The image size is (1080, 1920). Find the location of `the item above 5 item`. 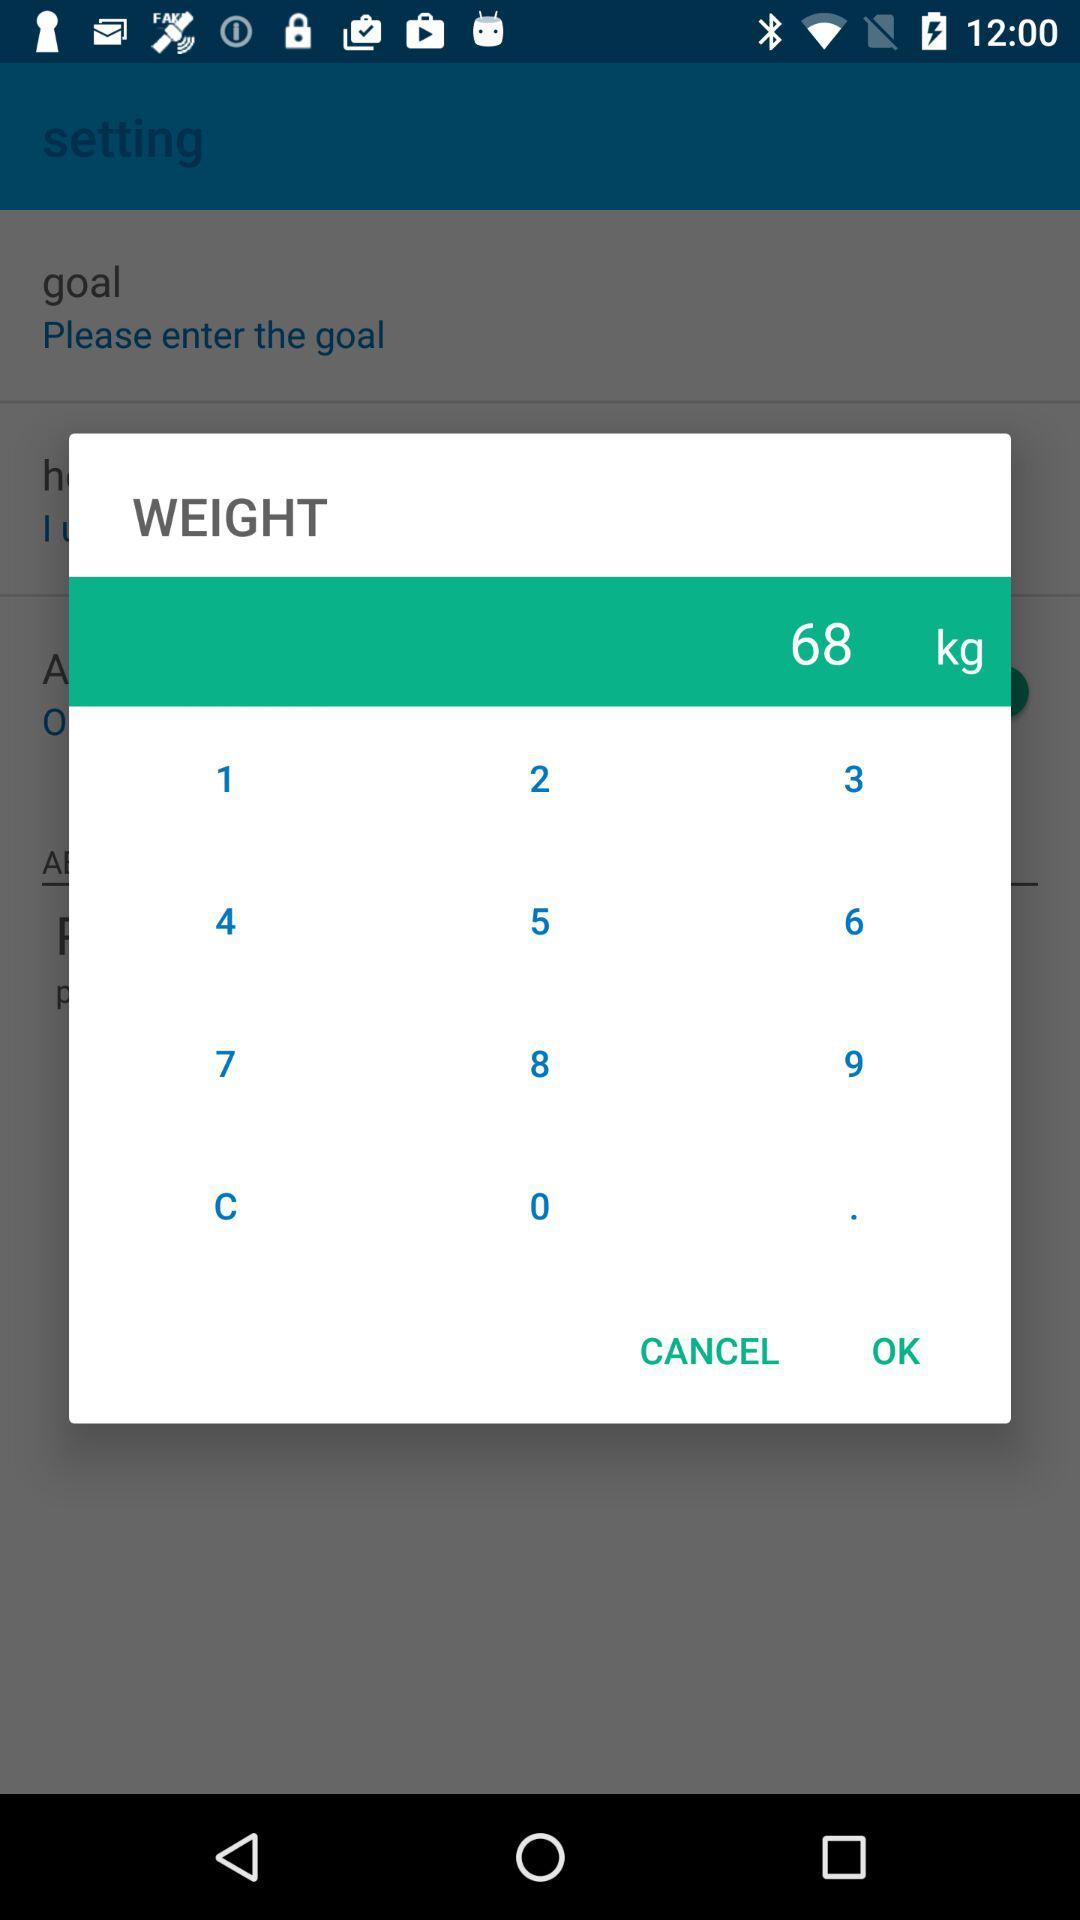

the item above 5 item is located at coordinates (540, 776).